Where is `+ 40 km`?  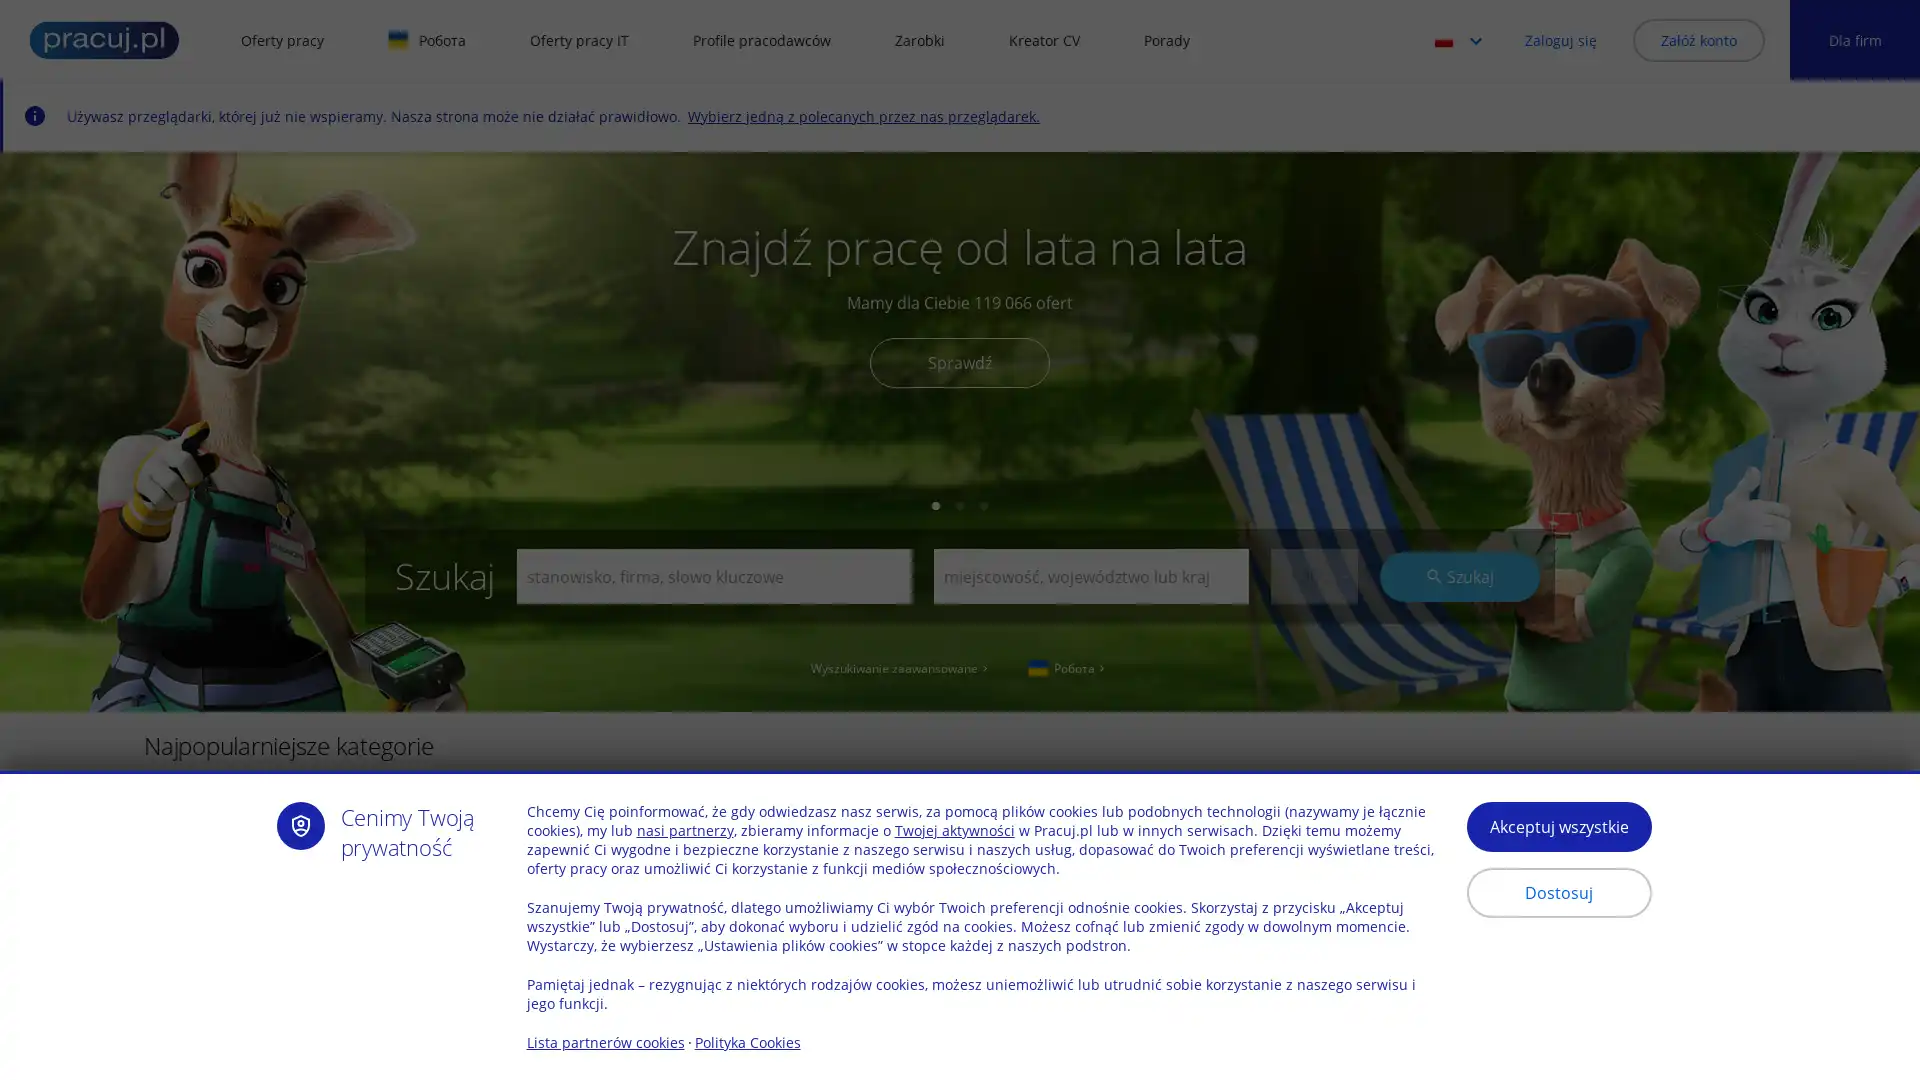
+ 40 km is located at coordinates (1313, 858).